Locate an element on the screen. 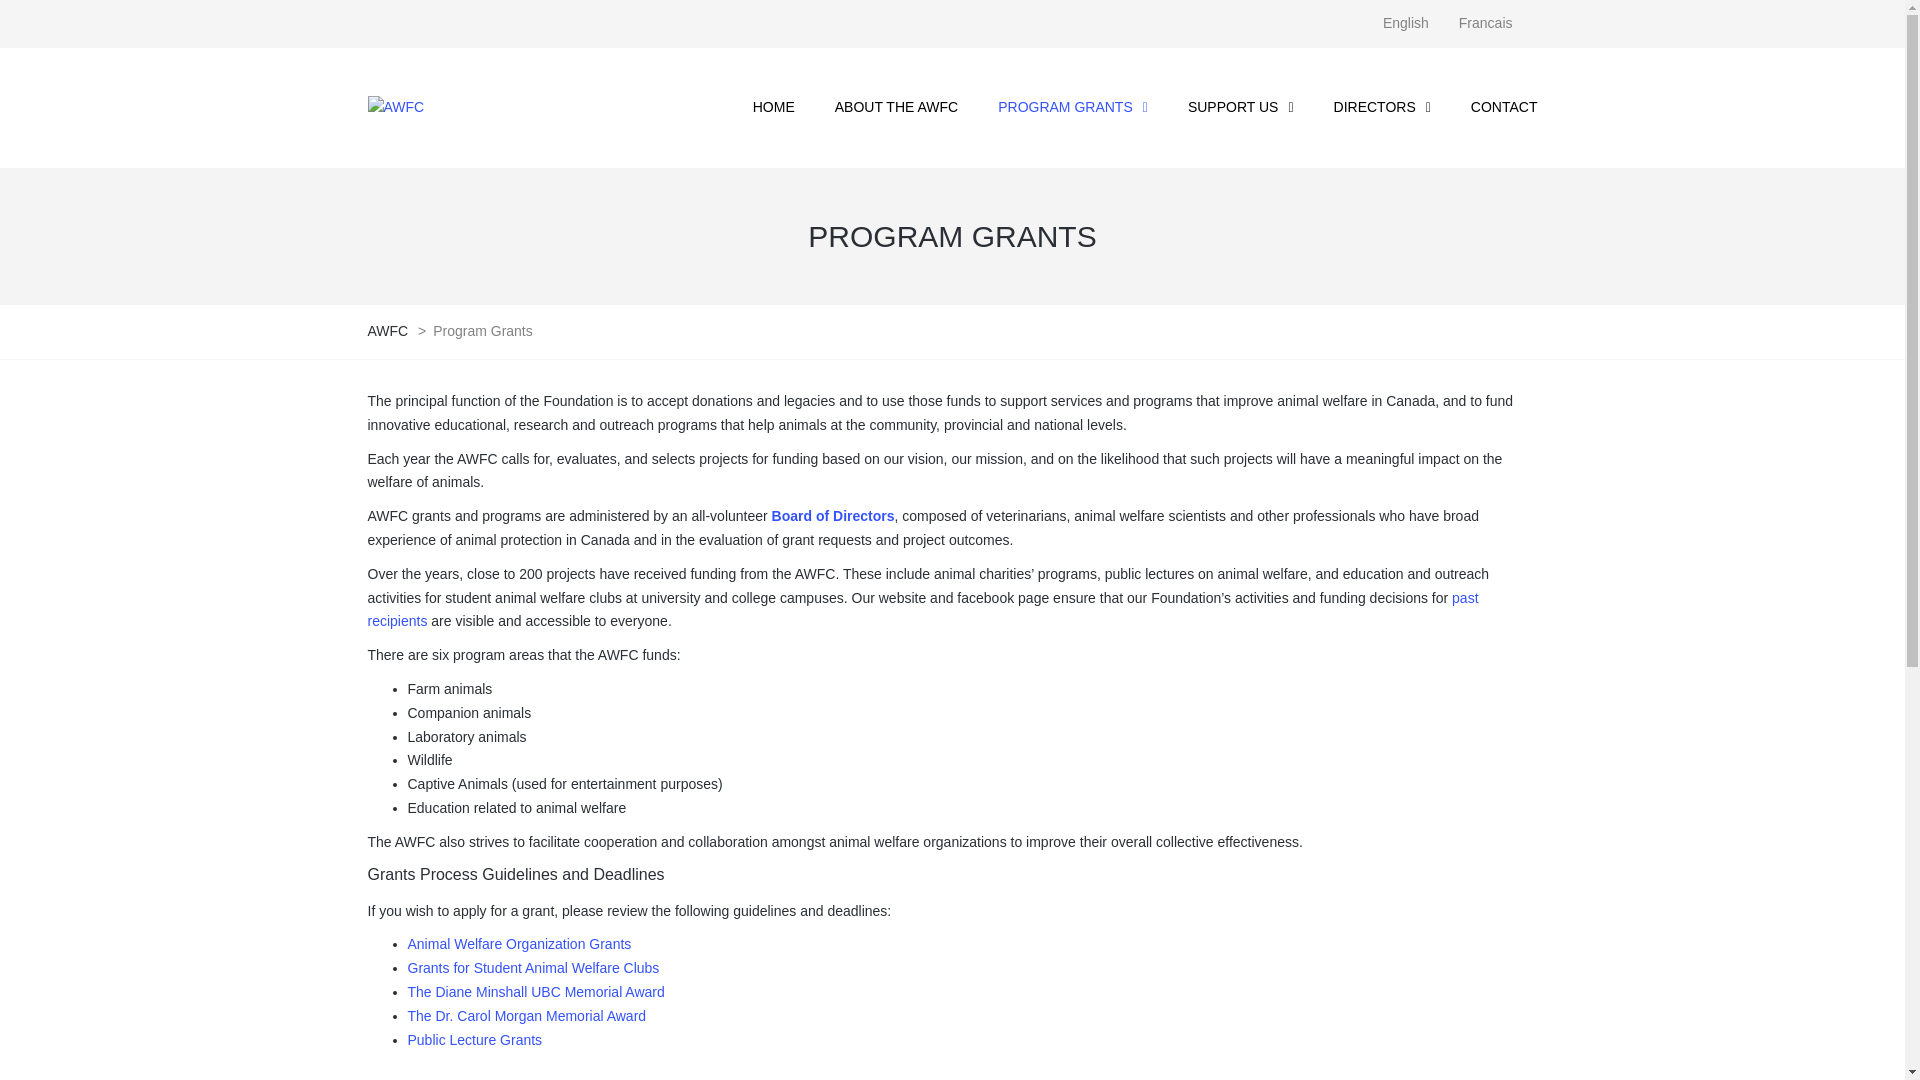 The width and height of the screenshot is (1920, 1080). 'SUPPORT US' is located at coordinates (1240, 108).